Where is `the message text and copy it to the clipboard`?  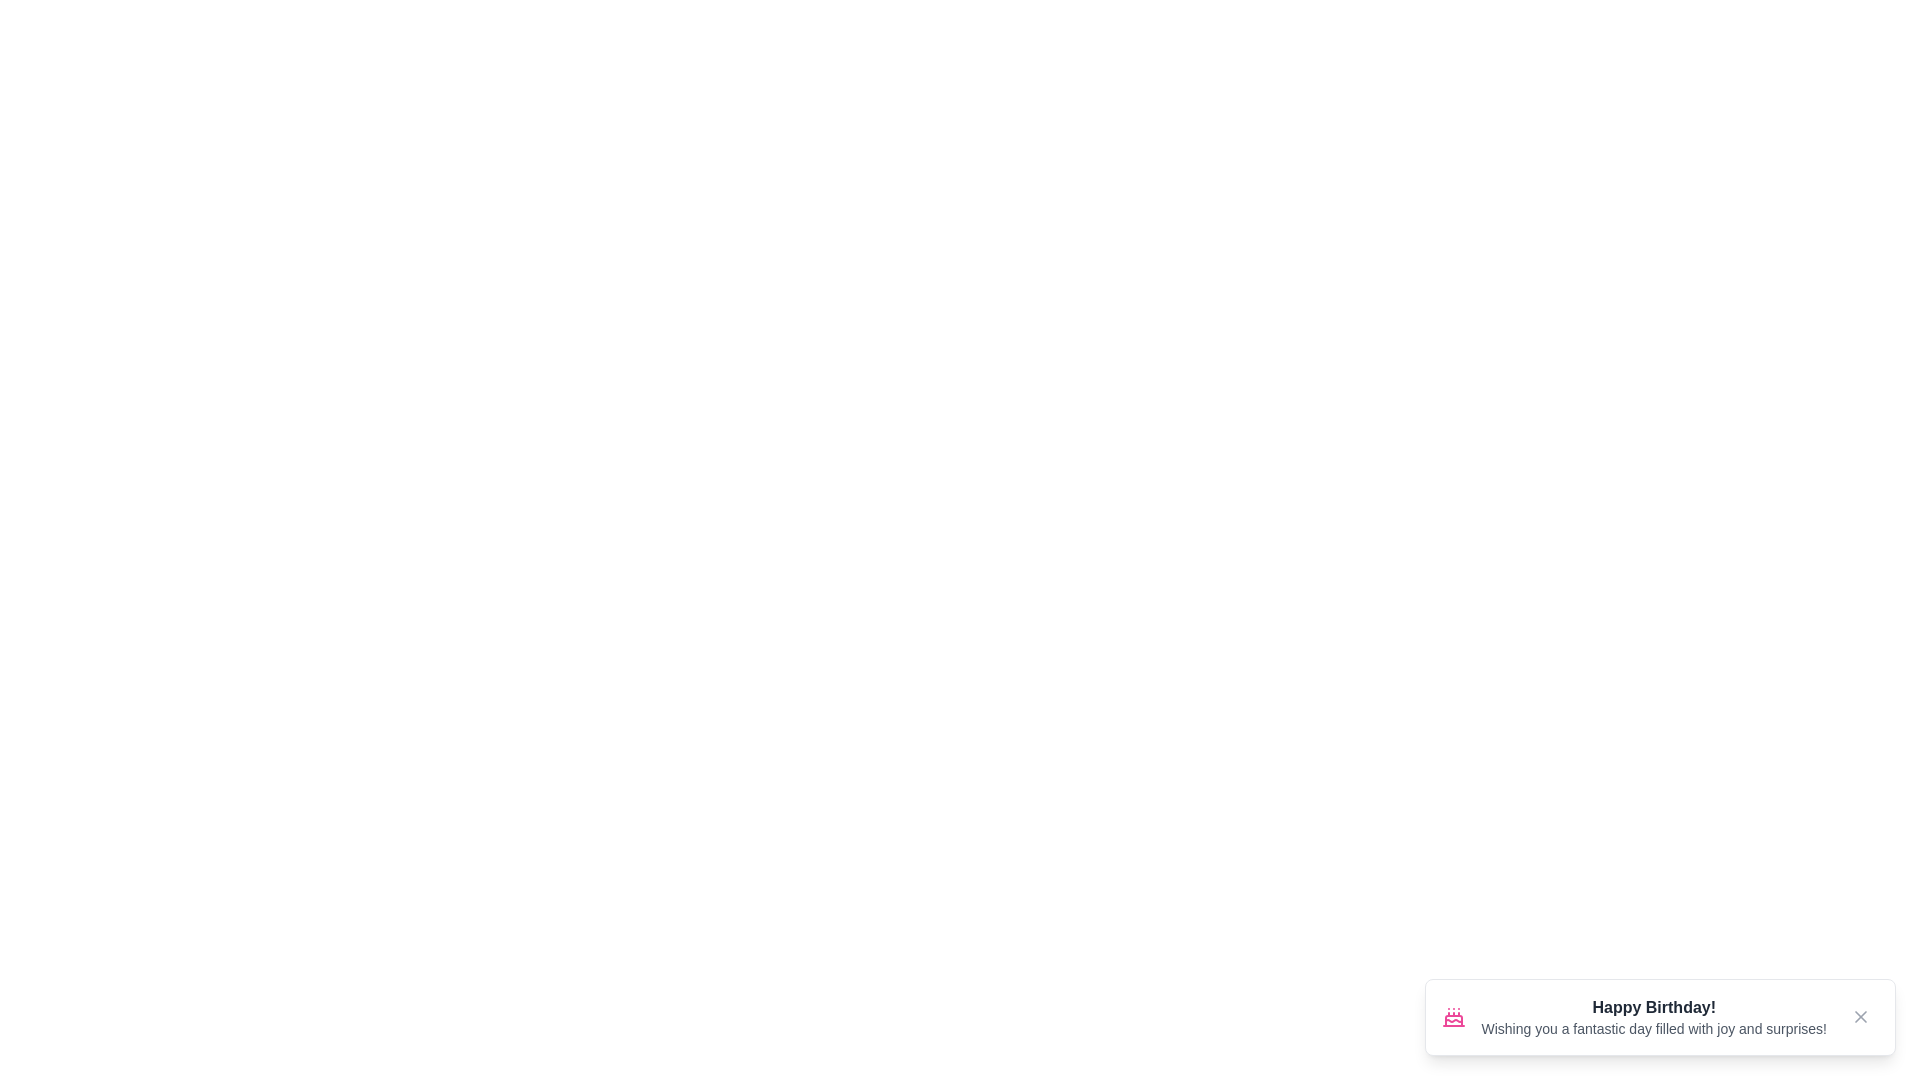
the message text and copy it to the clipboard is located at coordinates (1481, 1019).